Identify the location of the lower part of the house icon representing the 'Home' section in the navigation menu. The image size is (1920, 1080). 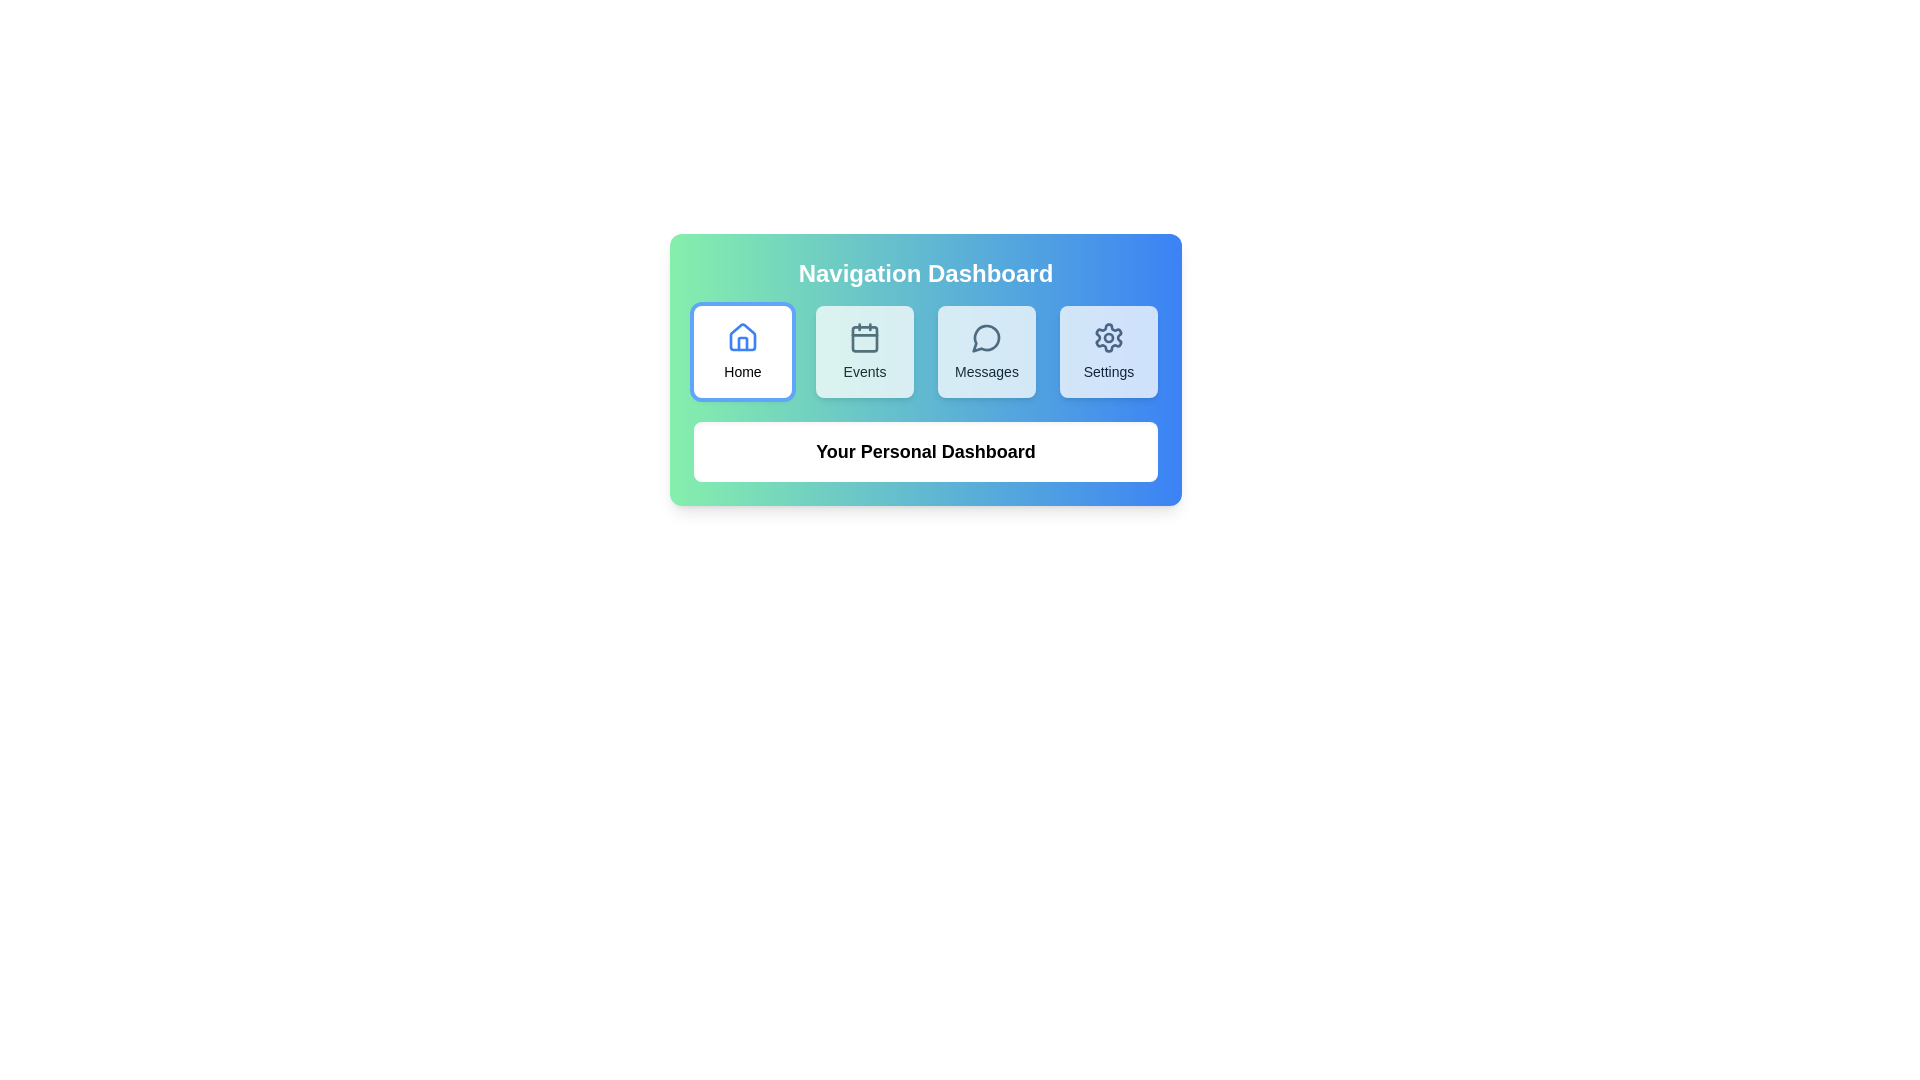
(742, 342).